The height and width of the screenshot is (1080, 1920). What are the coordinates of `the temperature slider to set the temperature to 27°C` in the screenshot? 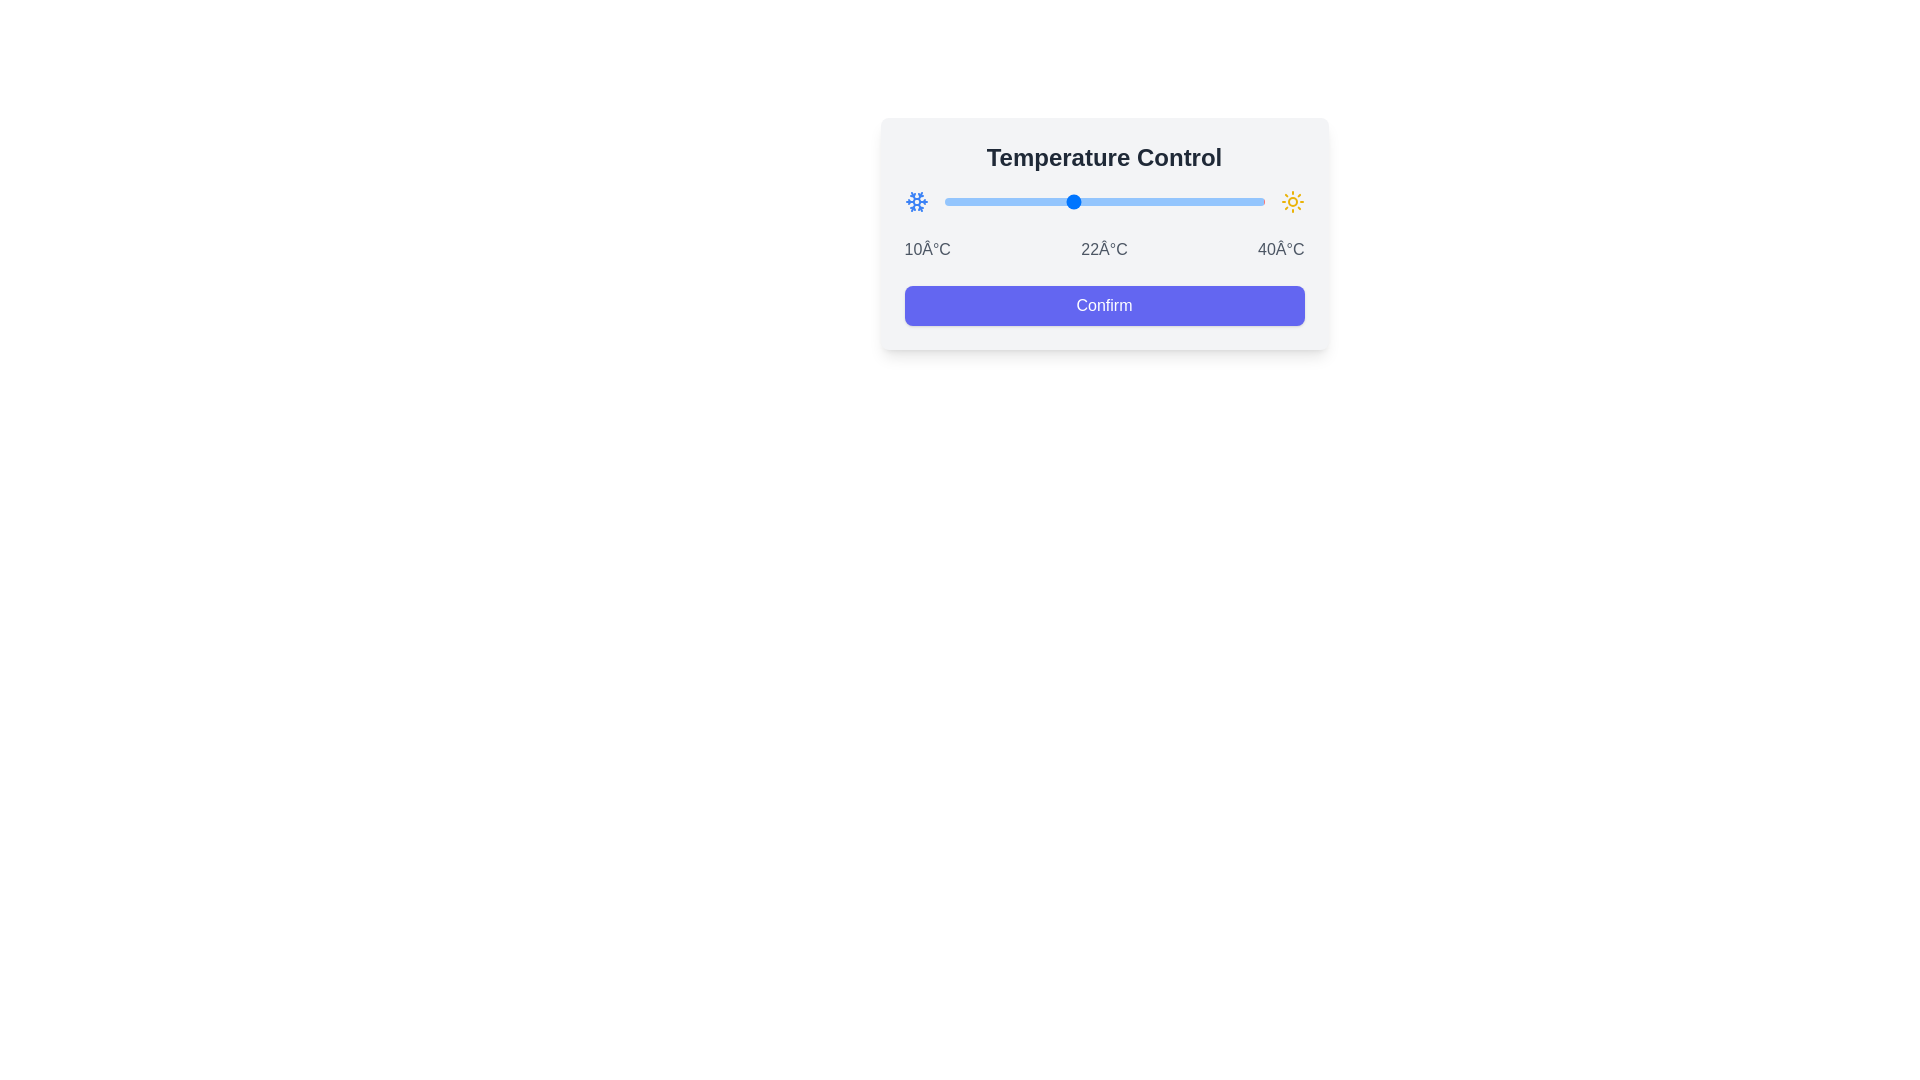 It's located at (1125, 201).